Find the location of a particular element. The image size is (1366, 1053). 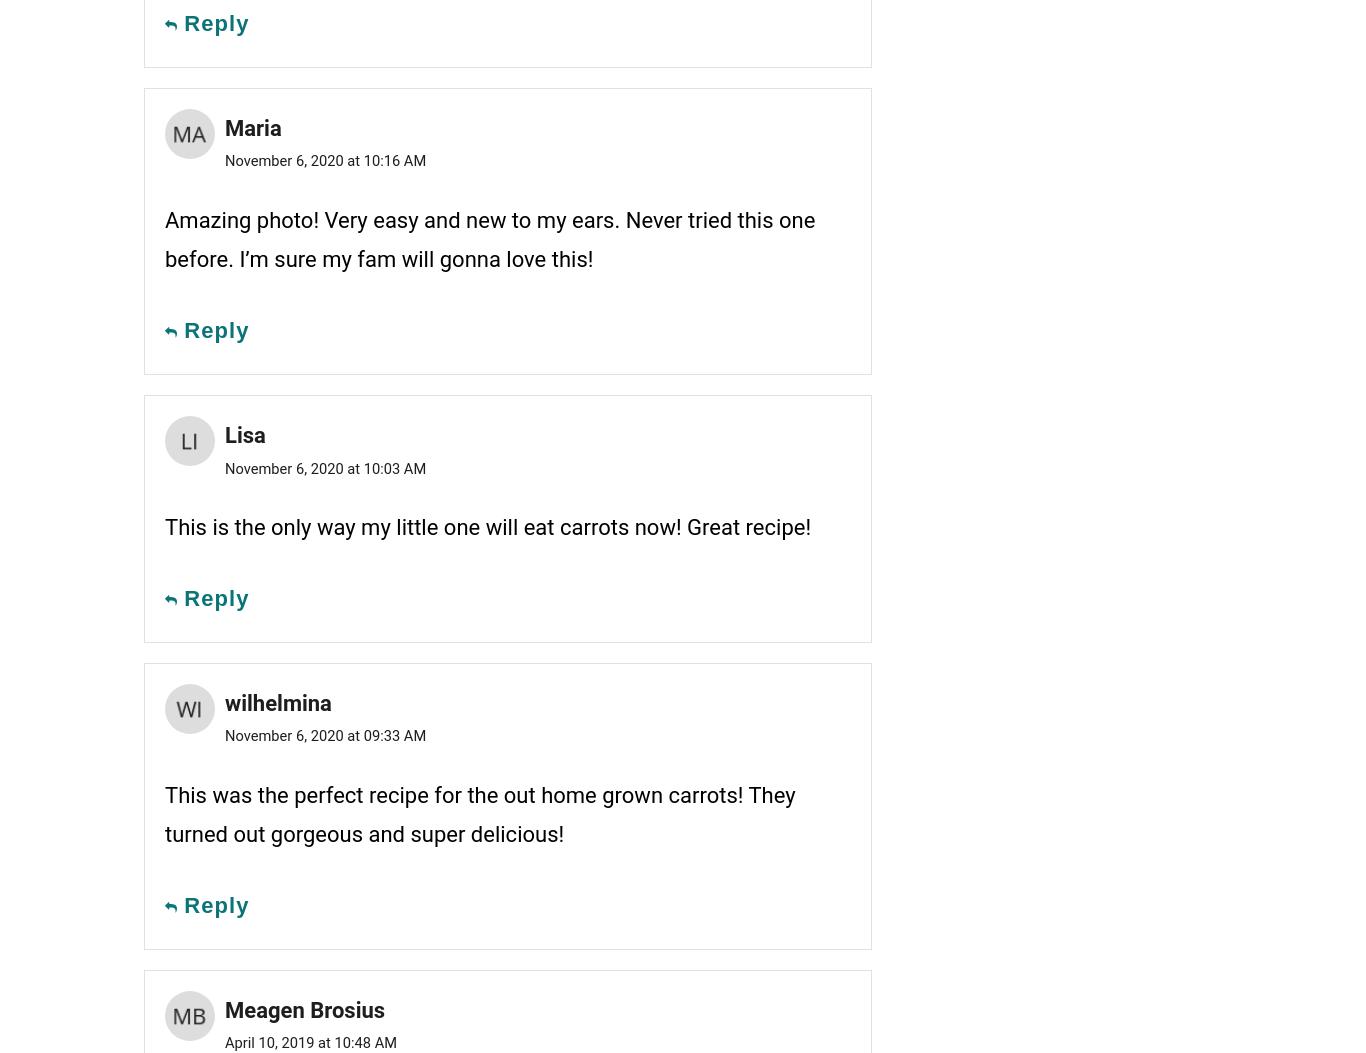

'Maria' is located at coordinates (252, 127).